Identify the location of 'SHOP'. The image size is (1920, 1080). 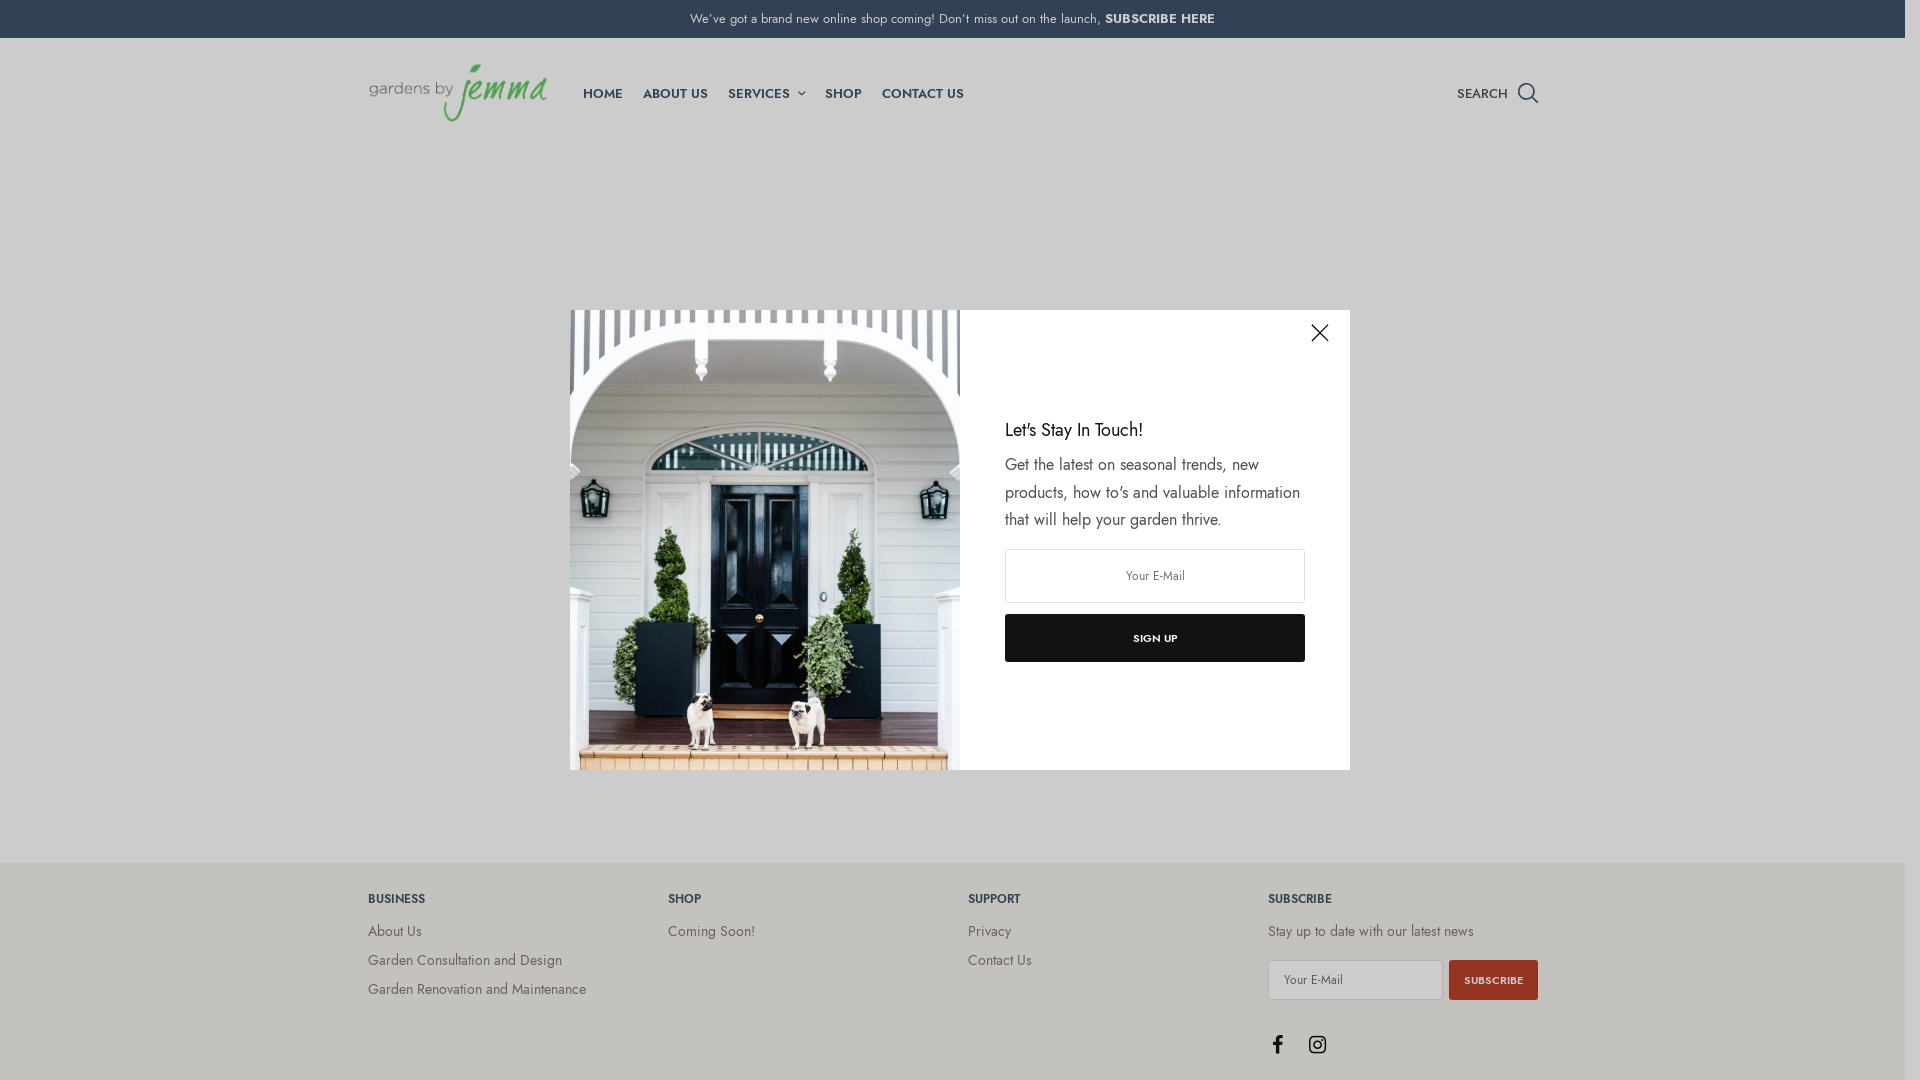
(842, 93).